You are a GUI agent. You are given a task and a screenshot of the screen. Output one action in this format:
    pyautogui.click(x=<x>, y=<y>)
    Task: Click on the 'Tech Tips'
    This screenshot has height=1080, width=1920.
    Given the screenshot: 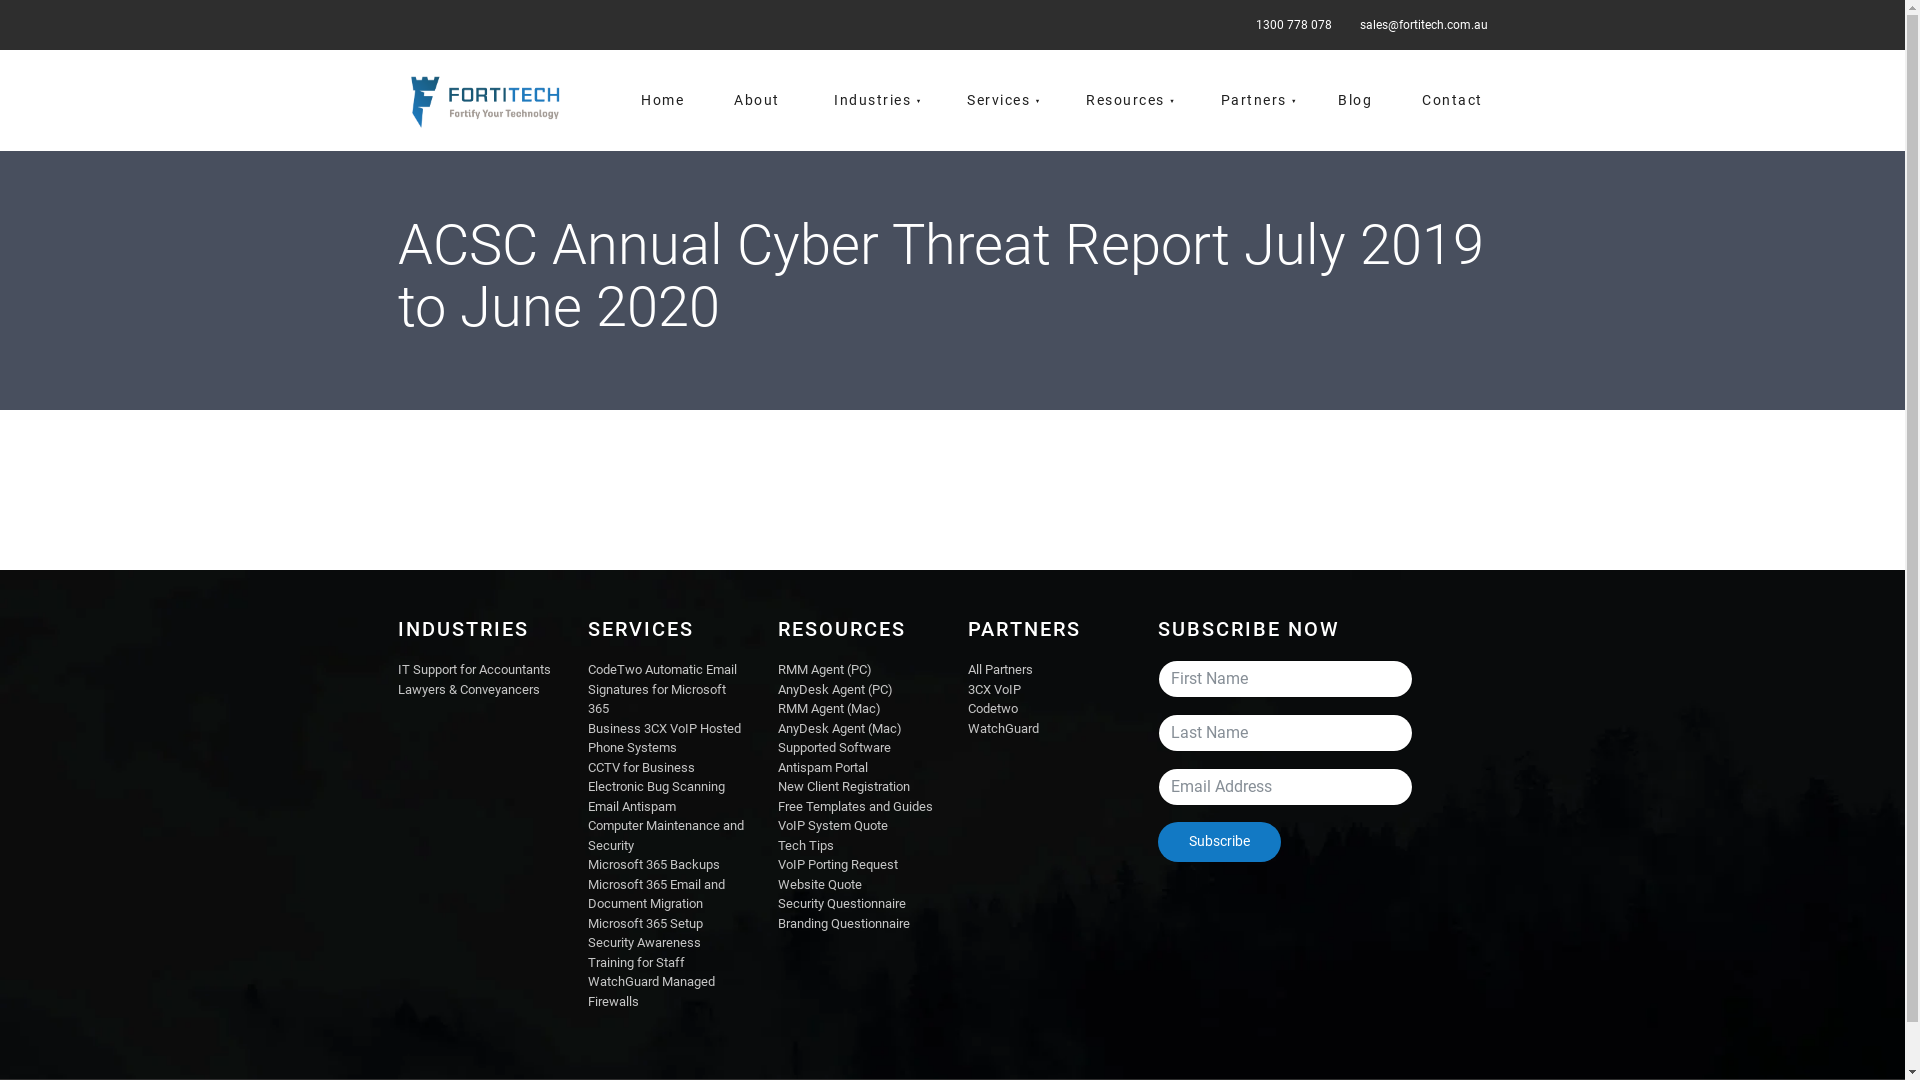 What is the action you would take?
    pyautogui.click(x=806, y=845)
    